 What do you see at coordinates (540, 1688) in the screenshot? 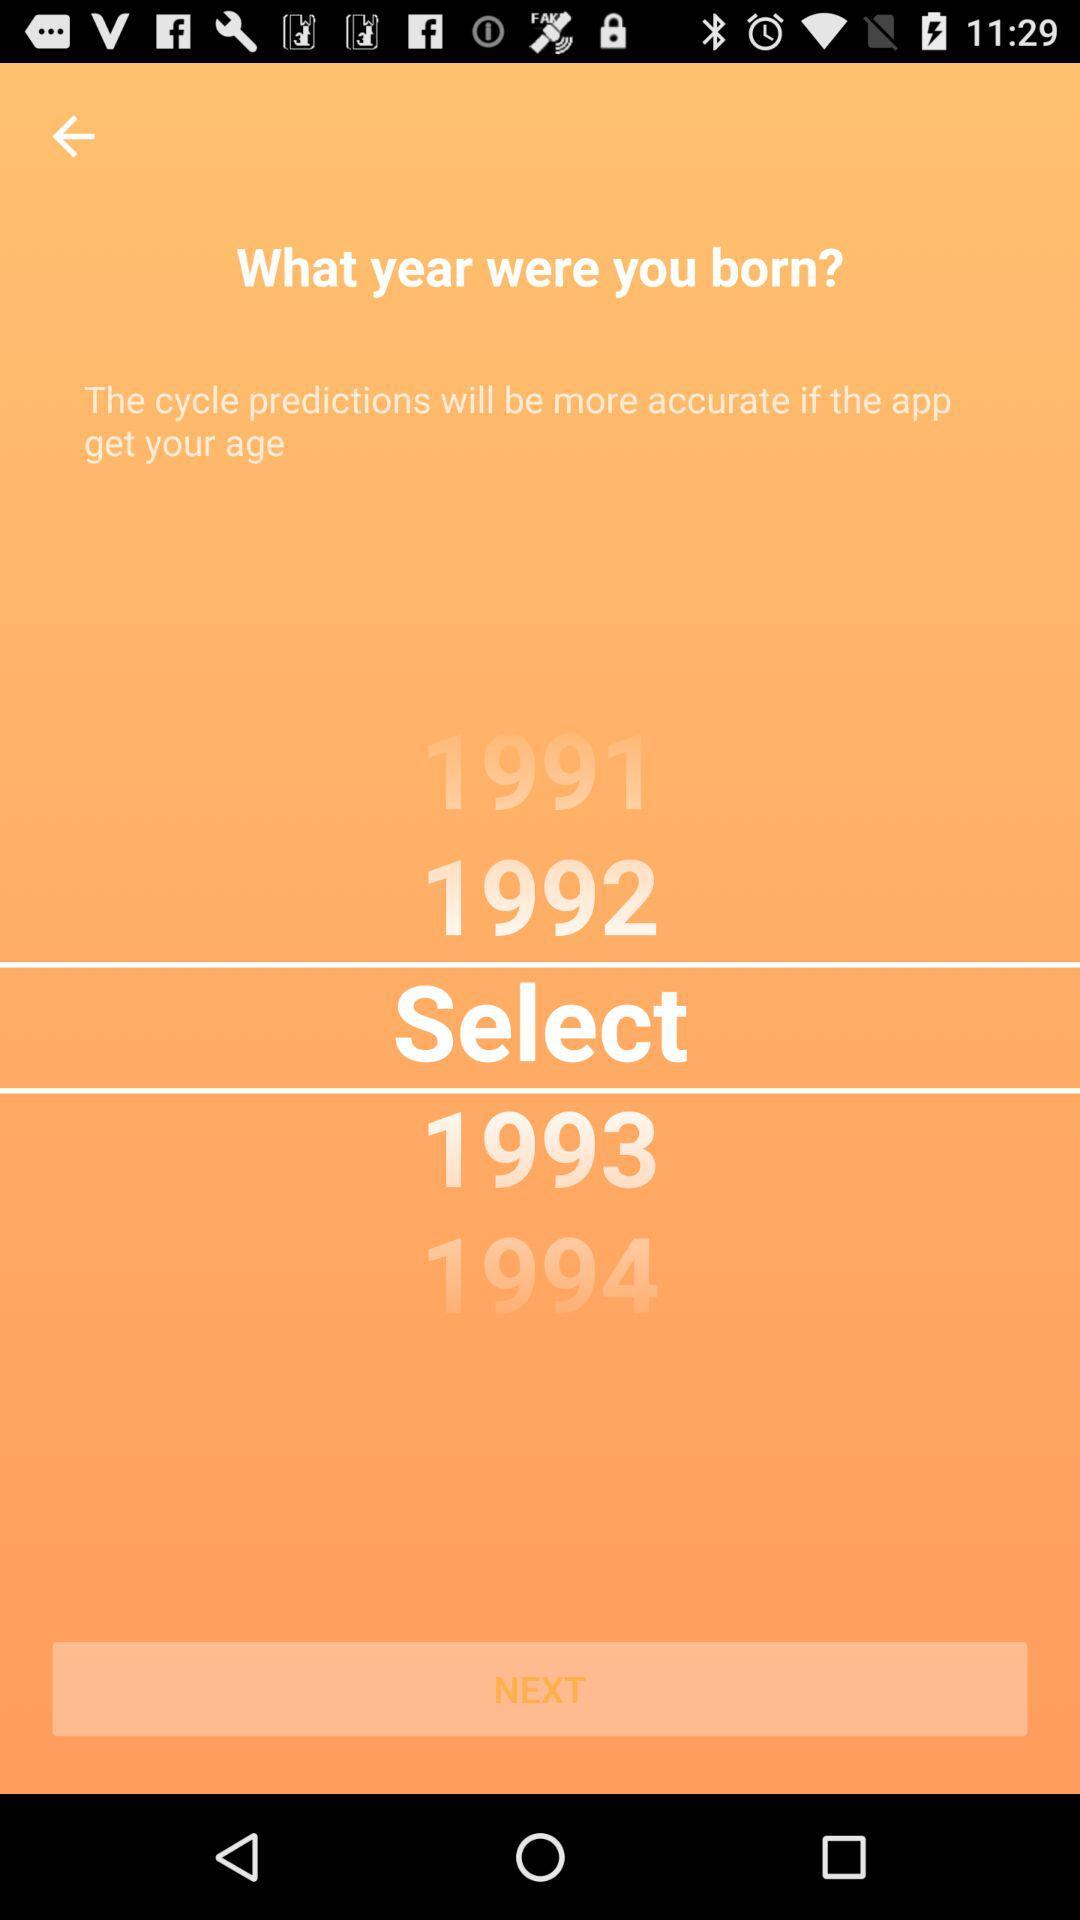
I see `the icon below 1994 icon` at bounding box center [540, 1688].